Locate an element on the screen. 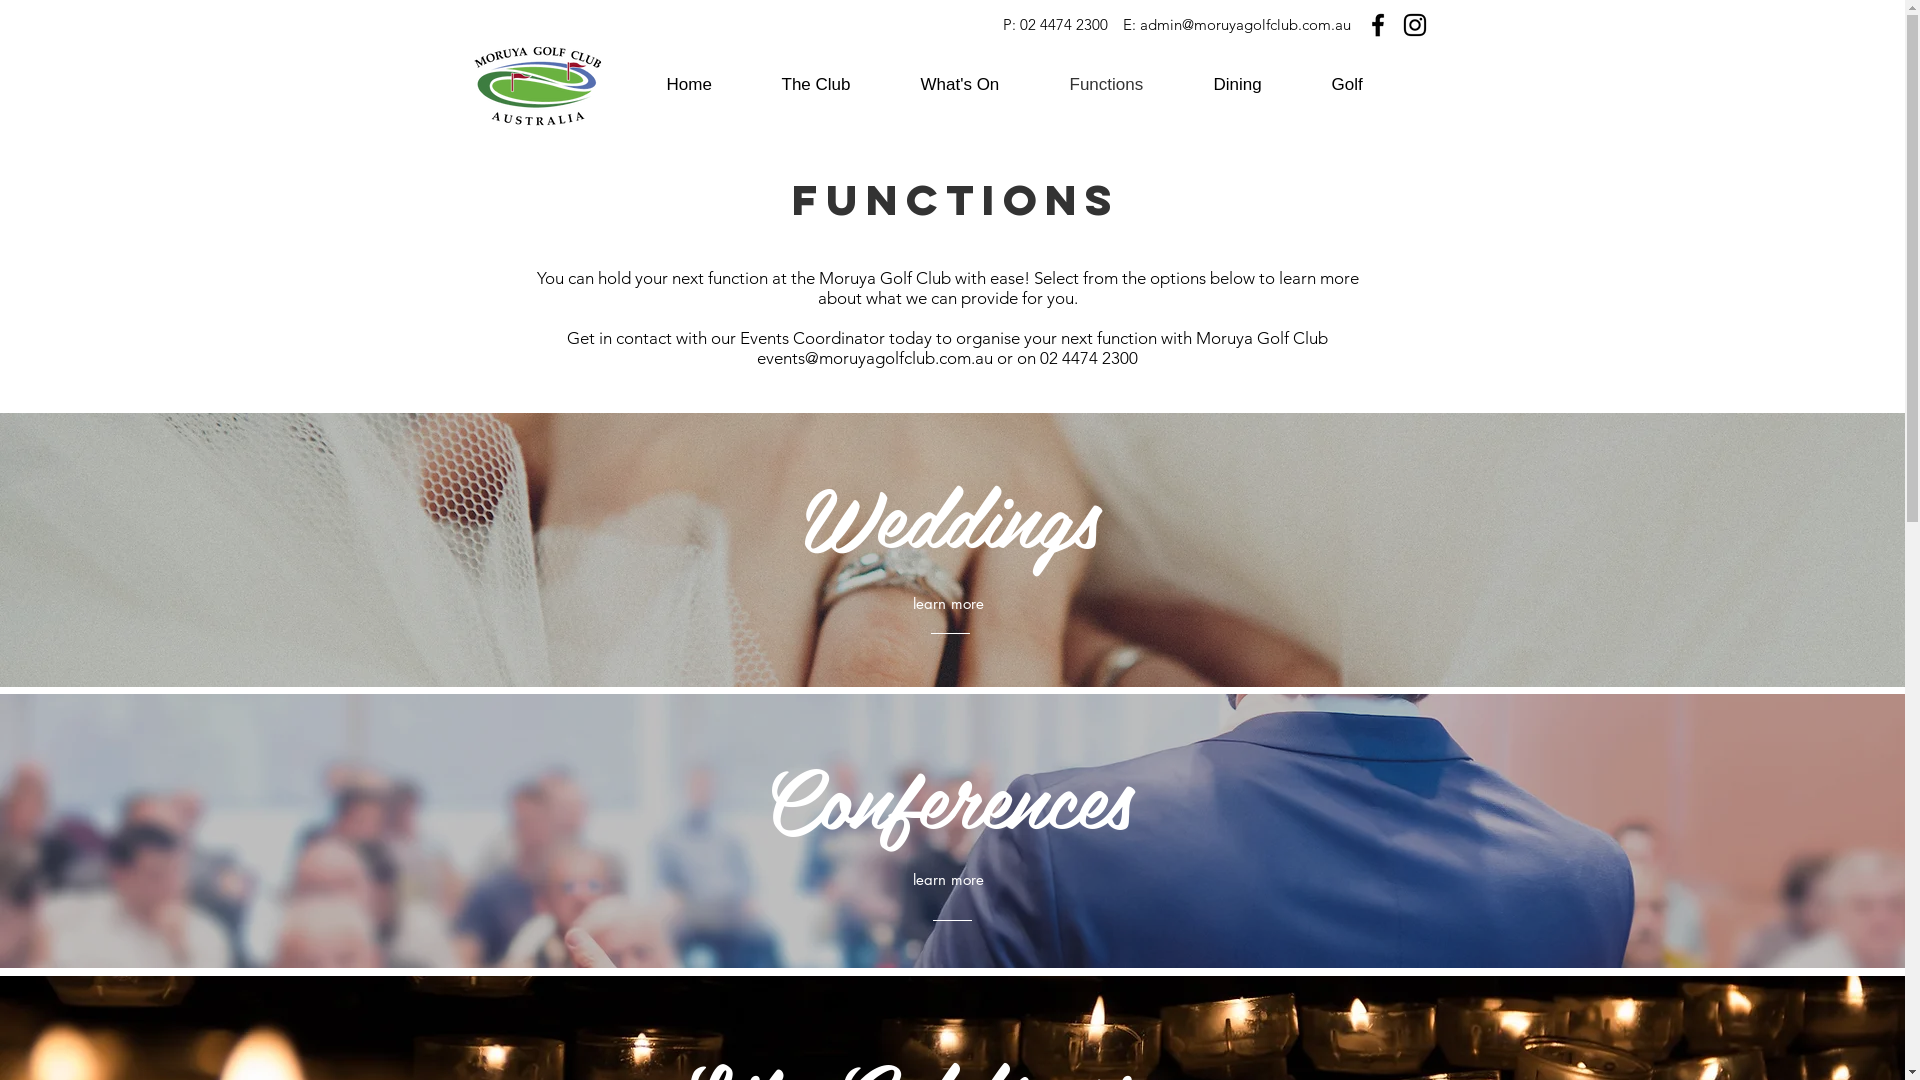  'Golf' is located at coordinates (1315, 83).